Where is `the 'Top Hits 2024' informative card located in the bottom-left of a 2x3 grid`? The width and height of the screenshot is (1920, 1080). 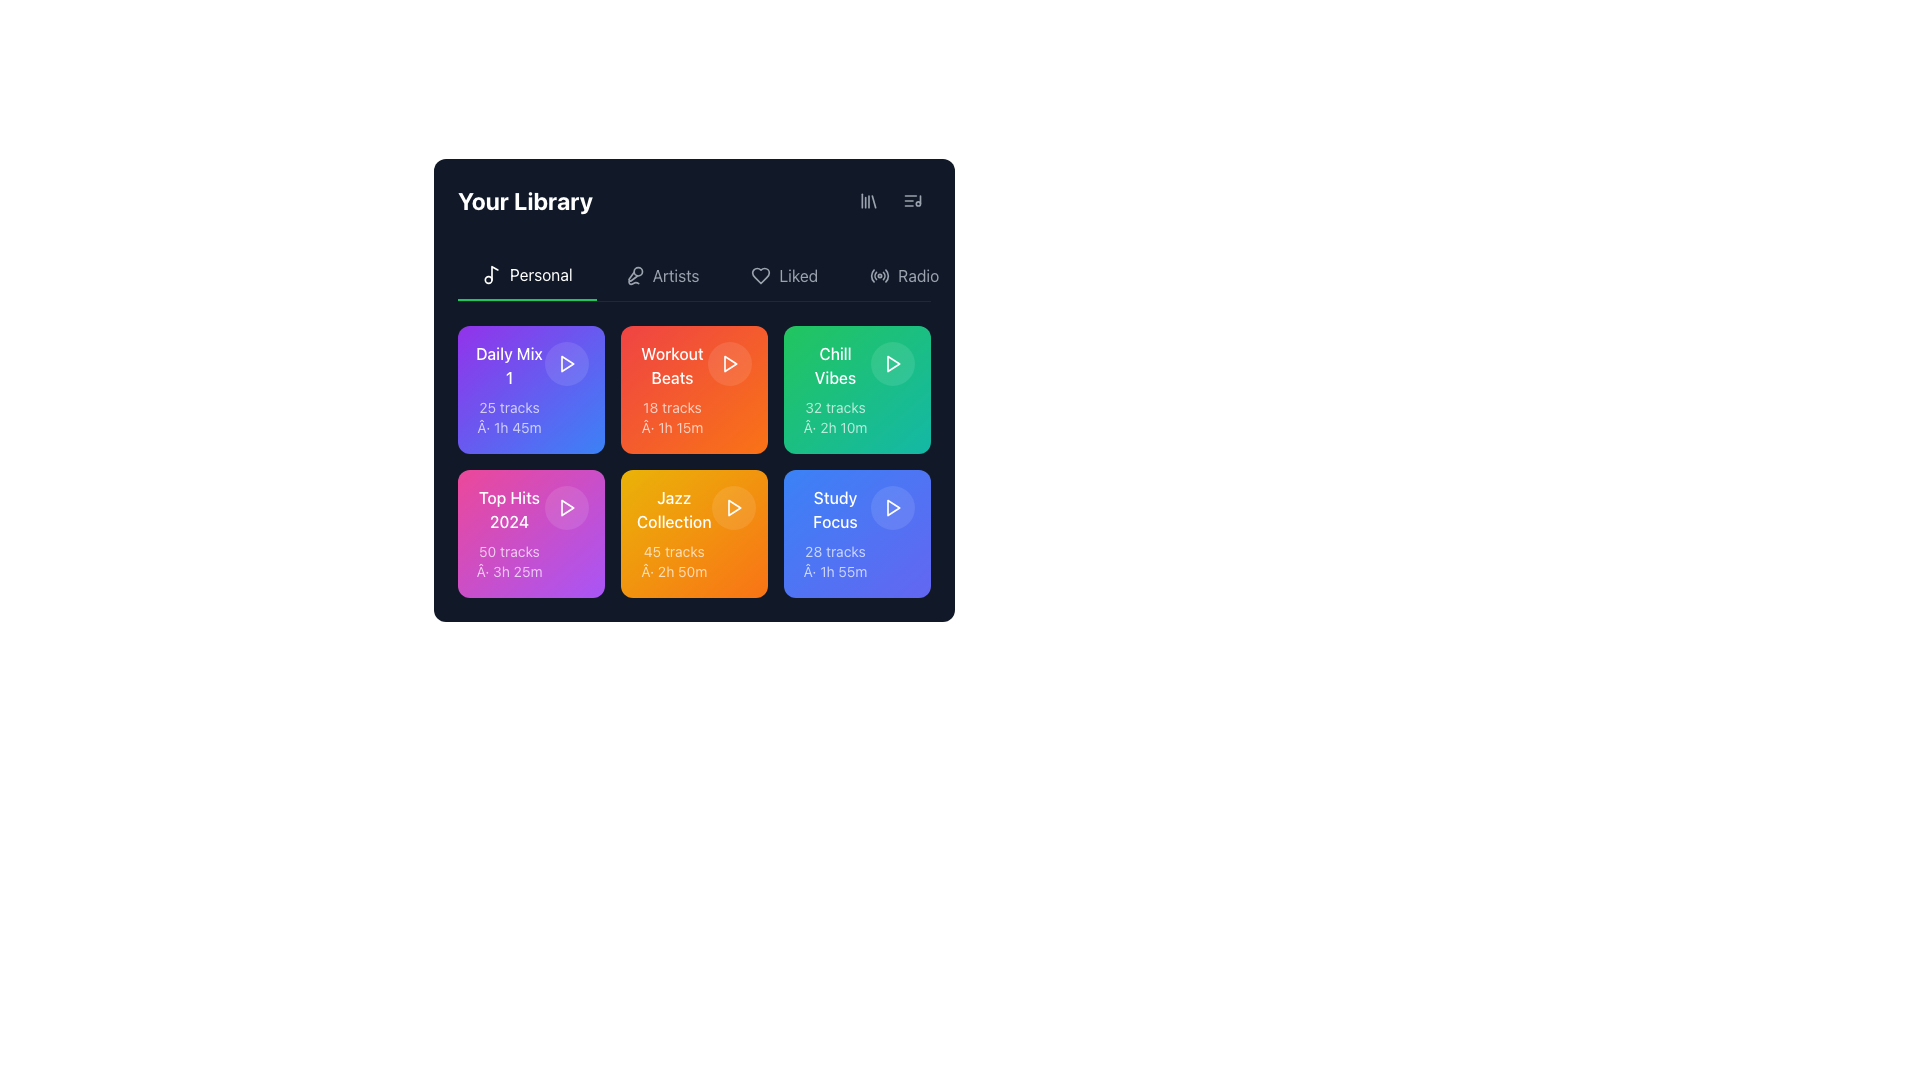 the 'Top Hits 2024' informative card located in the bottom-left of a 2x3 grid is located at coordinates (509, 532).